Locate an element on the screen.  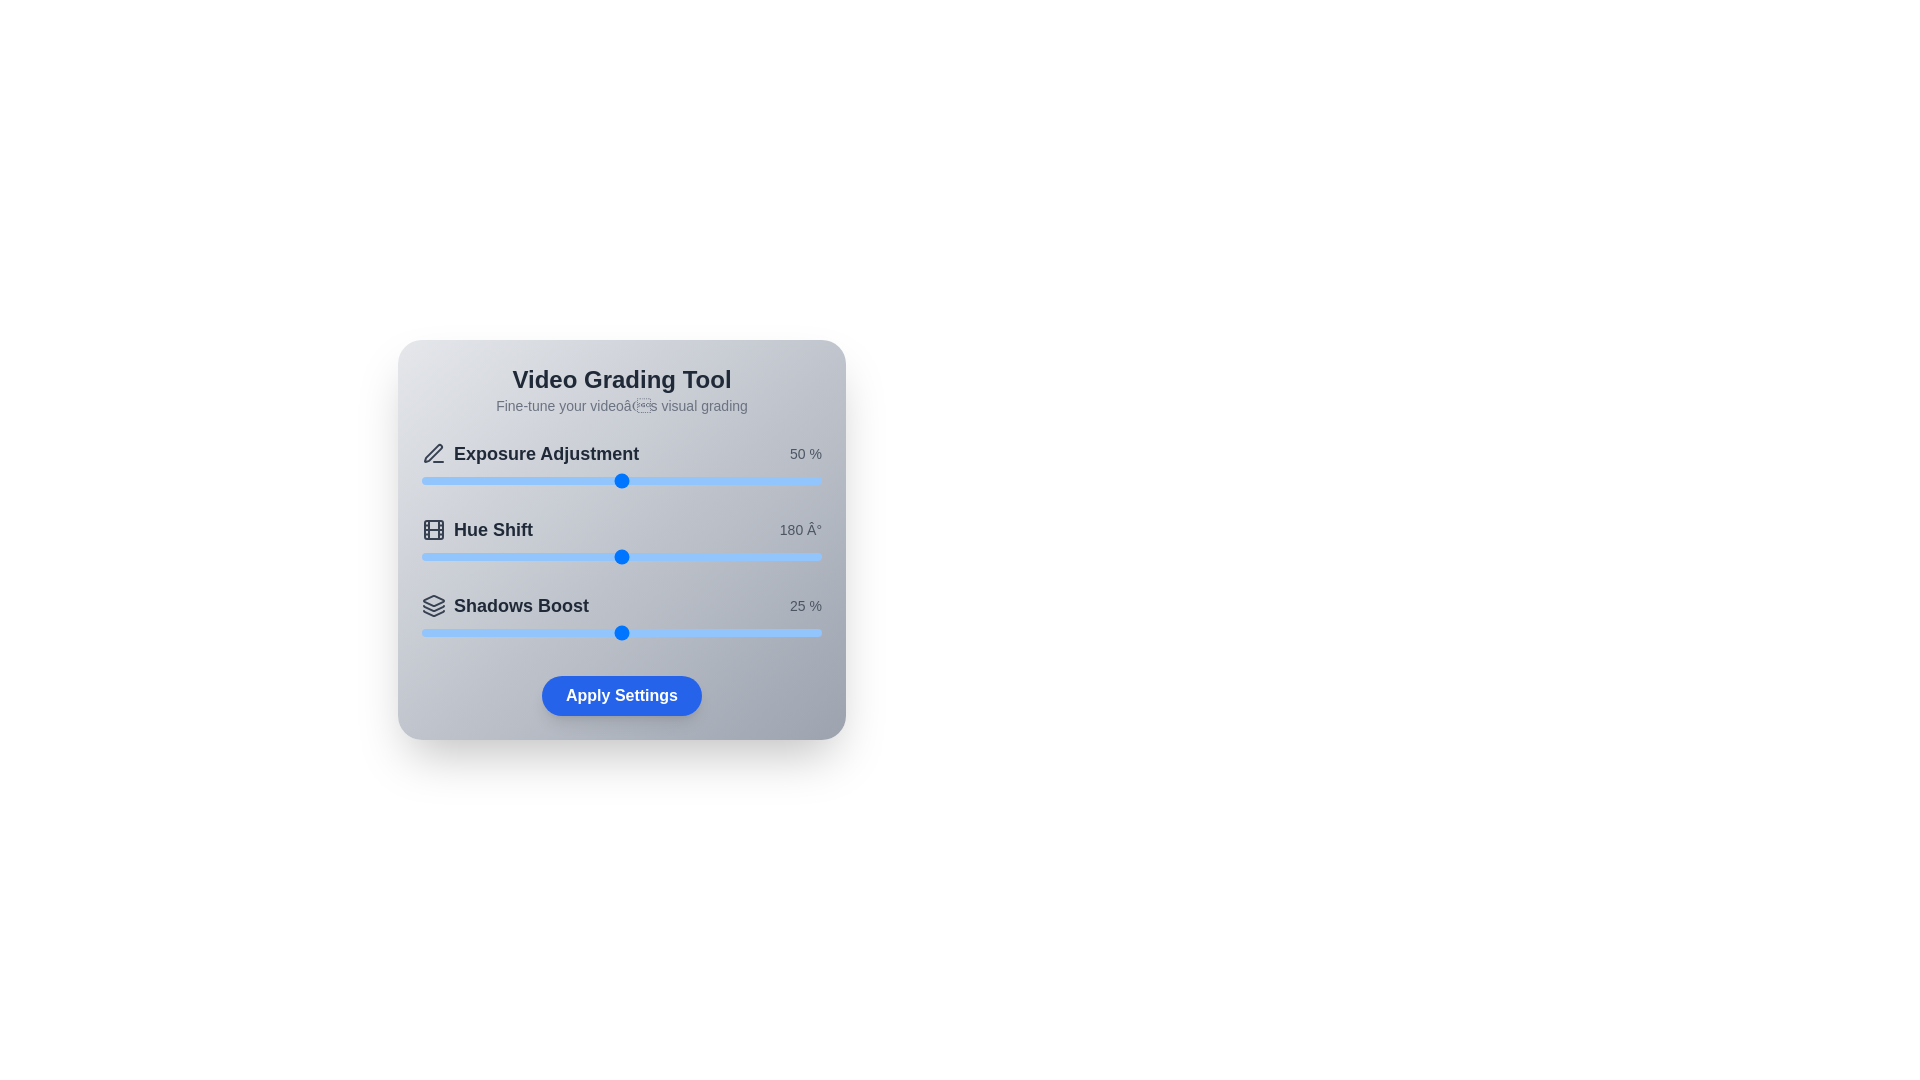
the 'Shadows Boost' icon, which is positioned to the far left of the textual label in the third line of grouped vertical elements is located at coordinates (432, 604).